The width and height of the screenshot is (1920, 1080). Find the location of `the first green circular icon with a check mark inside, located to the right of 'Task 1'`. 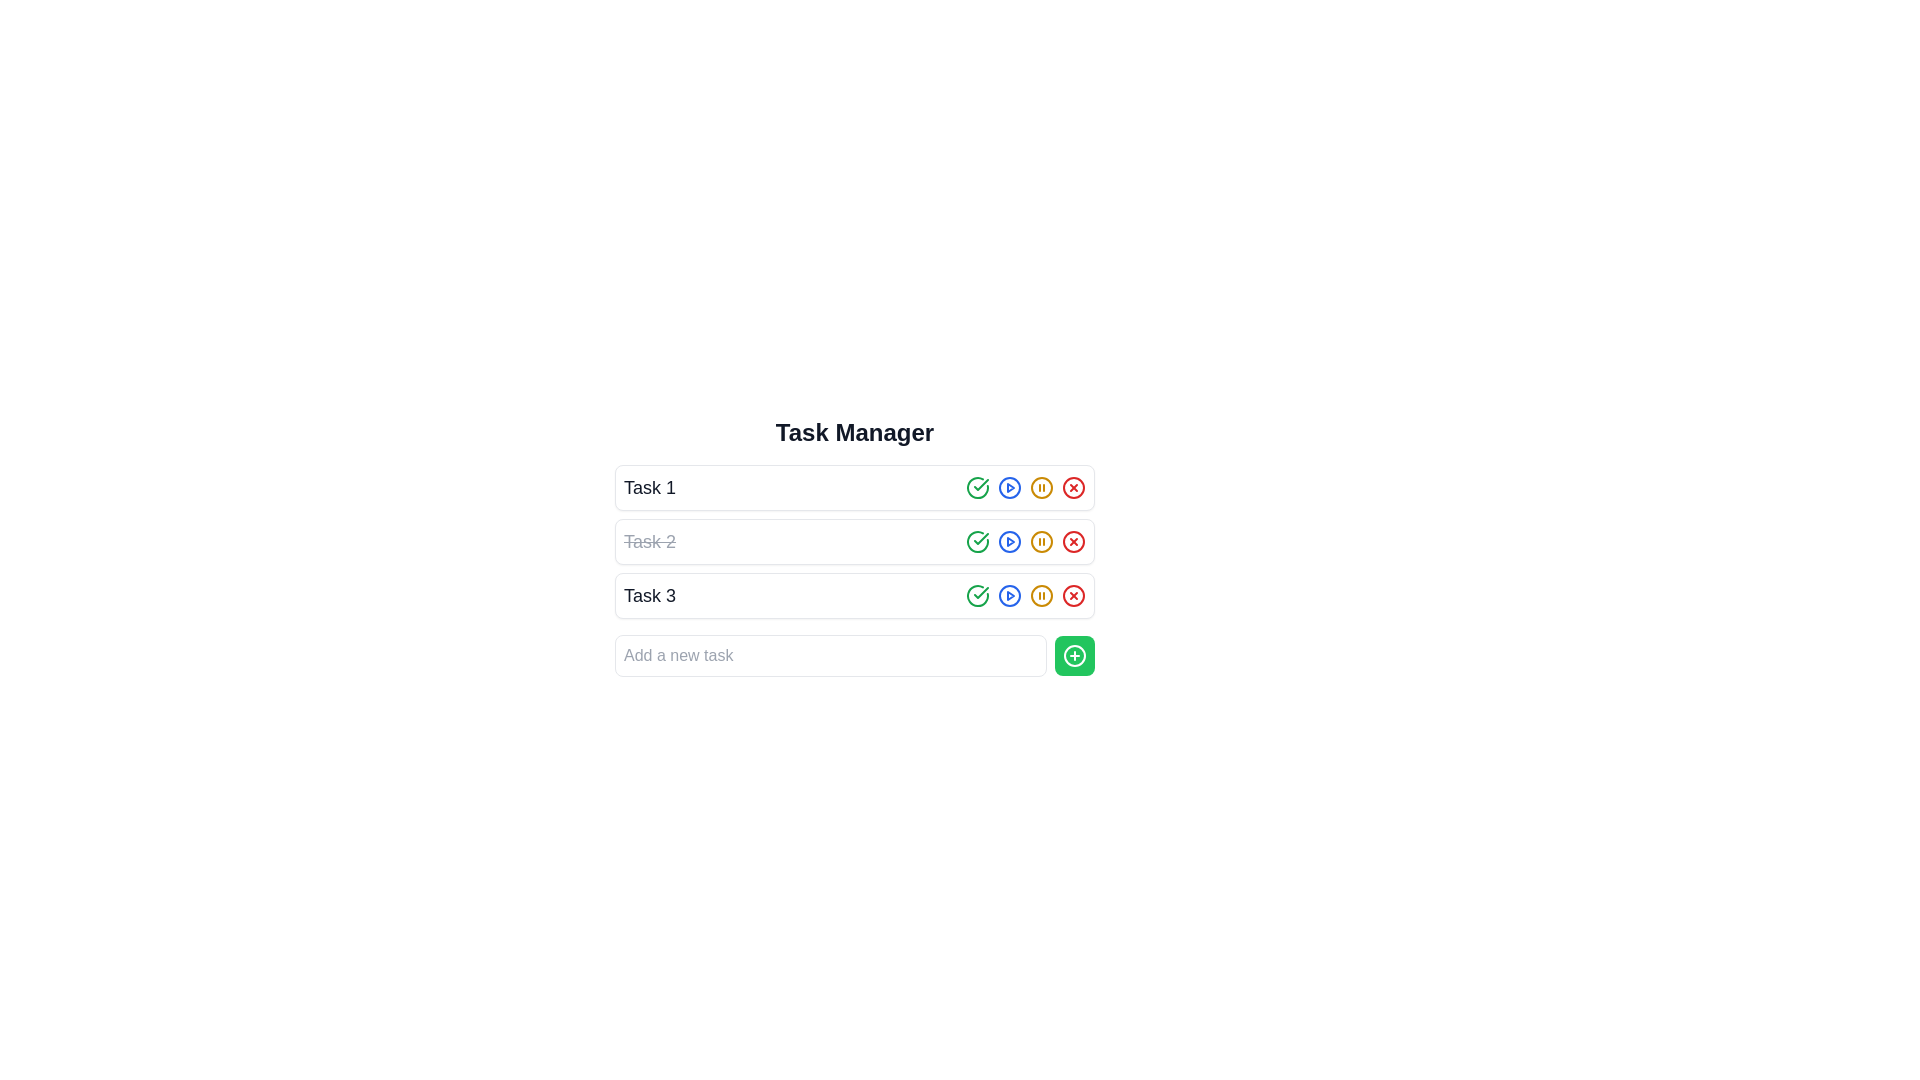

the first green circular icon with a check mark inside, located to the right of 'Task 1' is located at coordinates (978, 488).